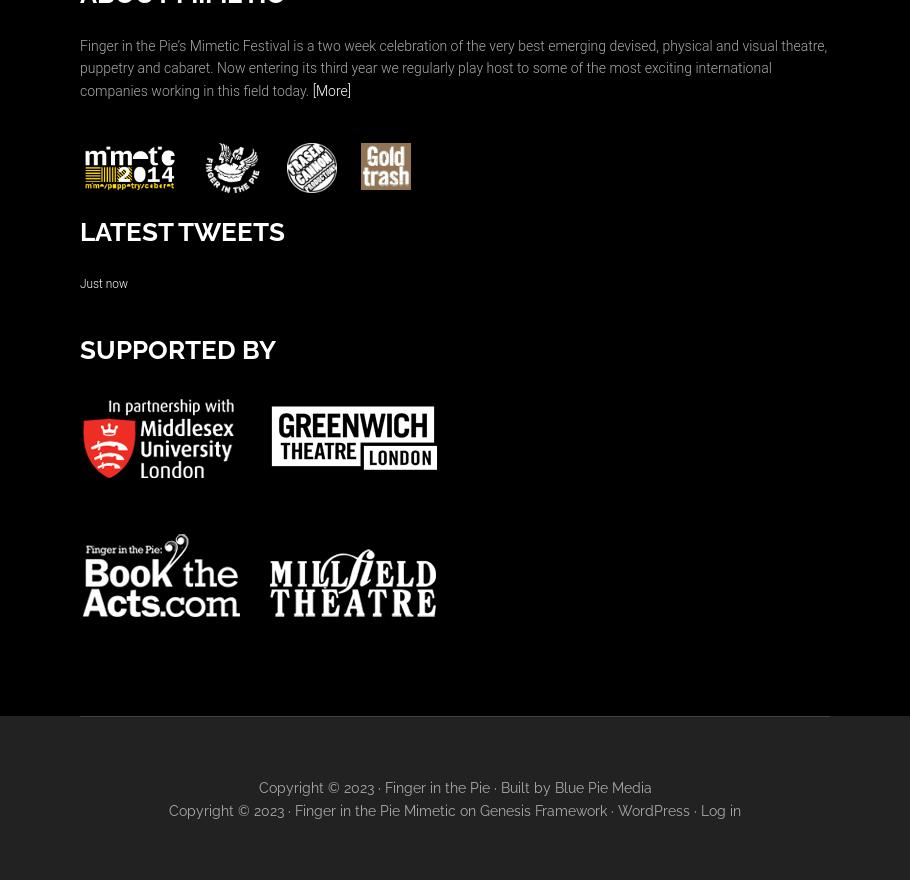  I want to click on 'Log in', so click(719, 809).